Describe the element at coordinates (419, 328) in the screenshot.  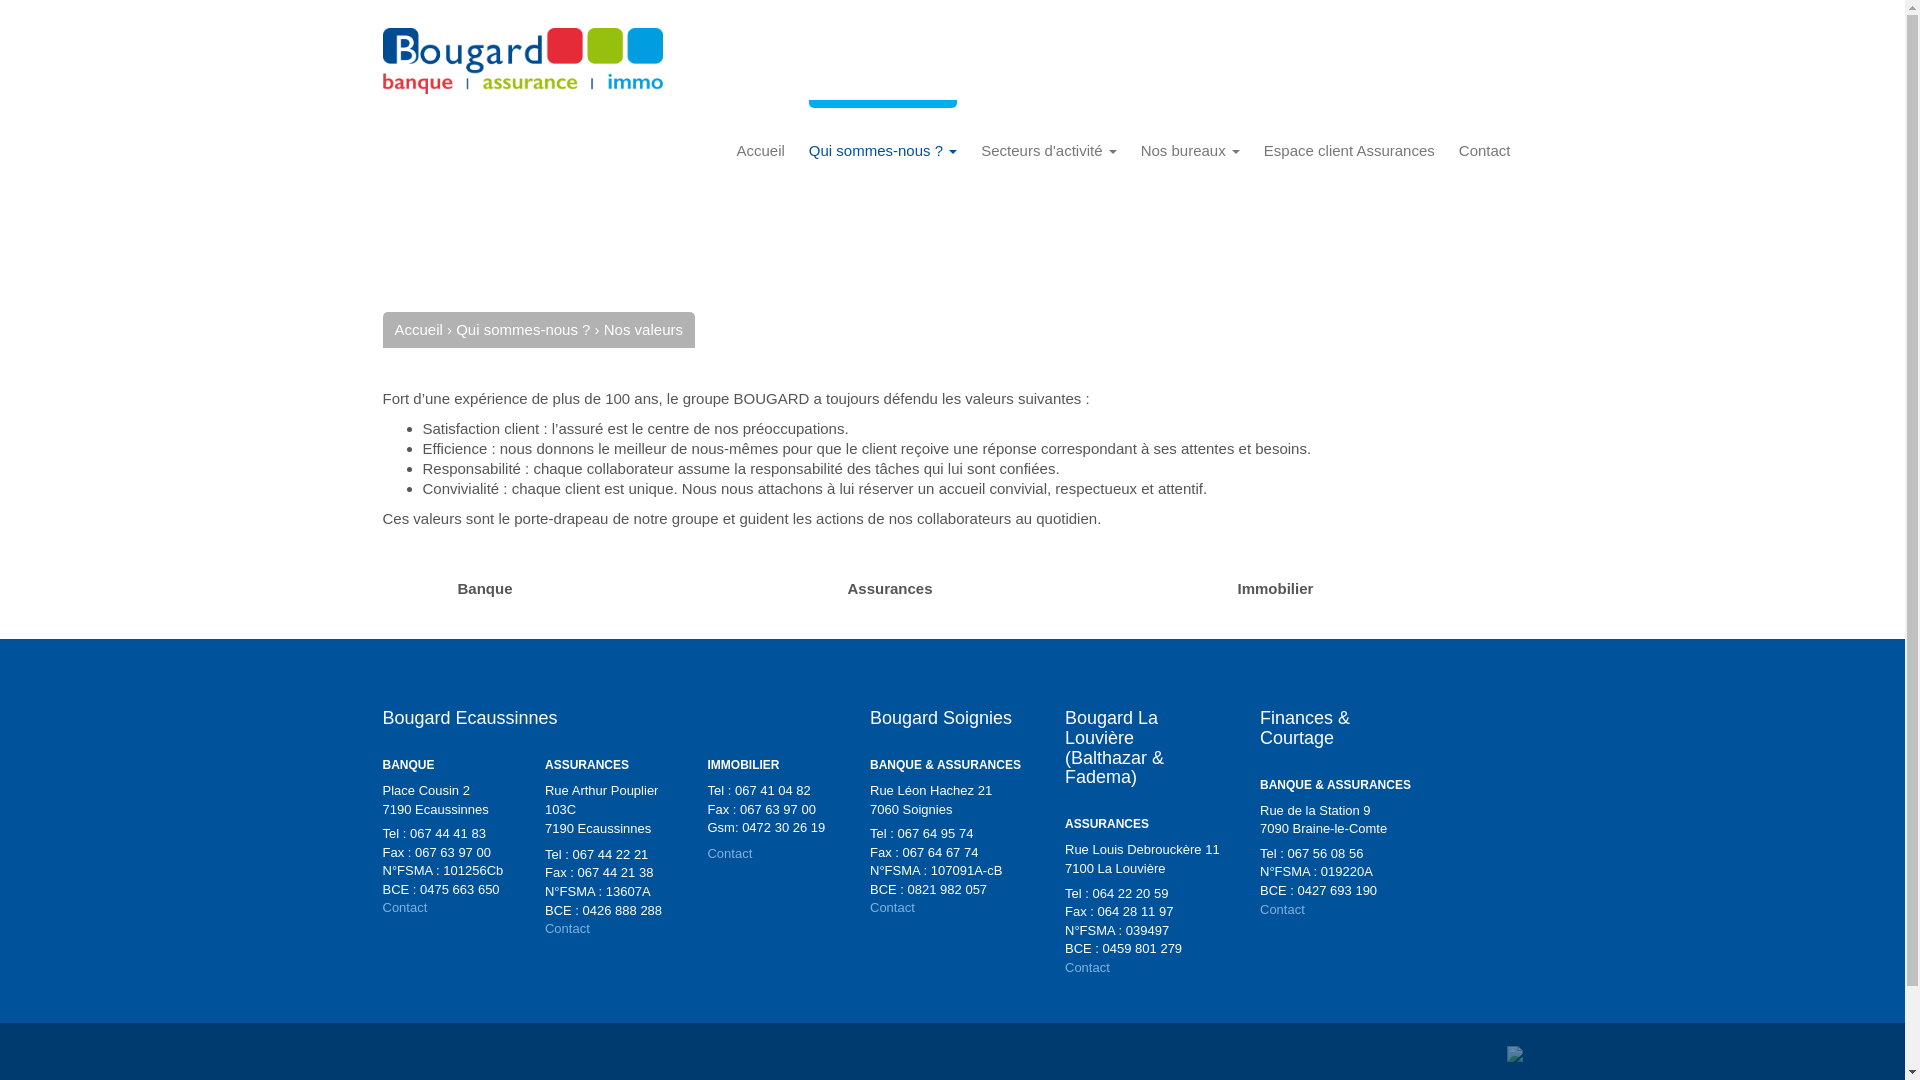
I see `'Accueil'` at that location.